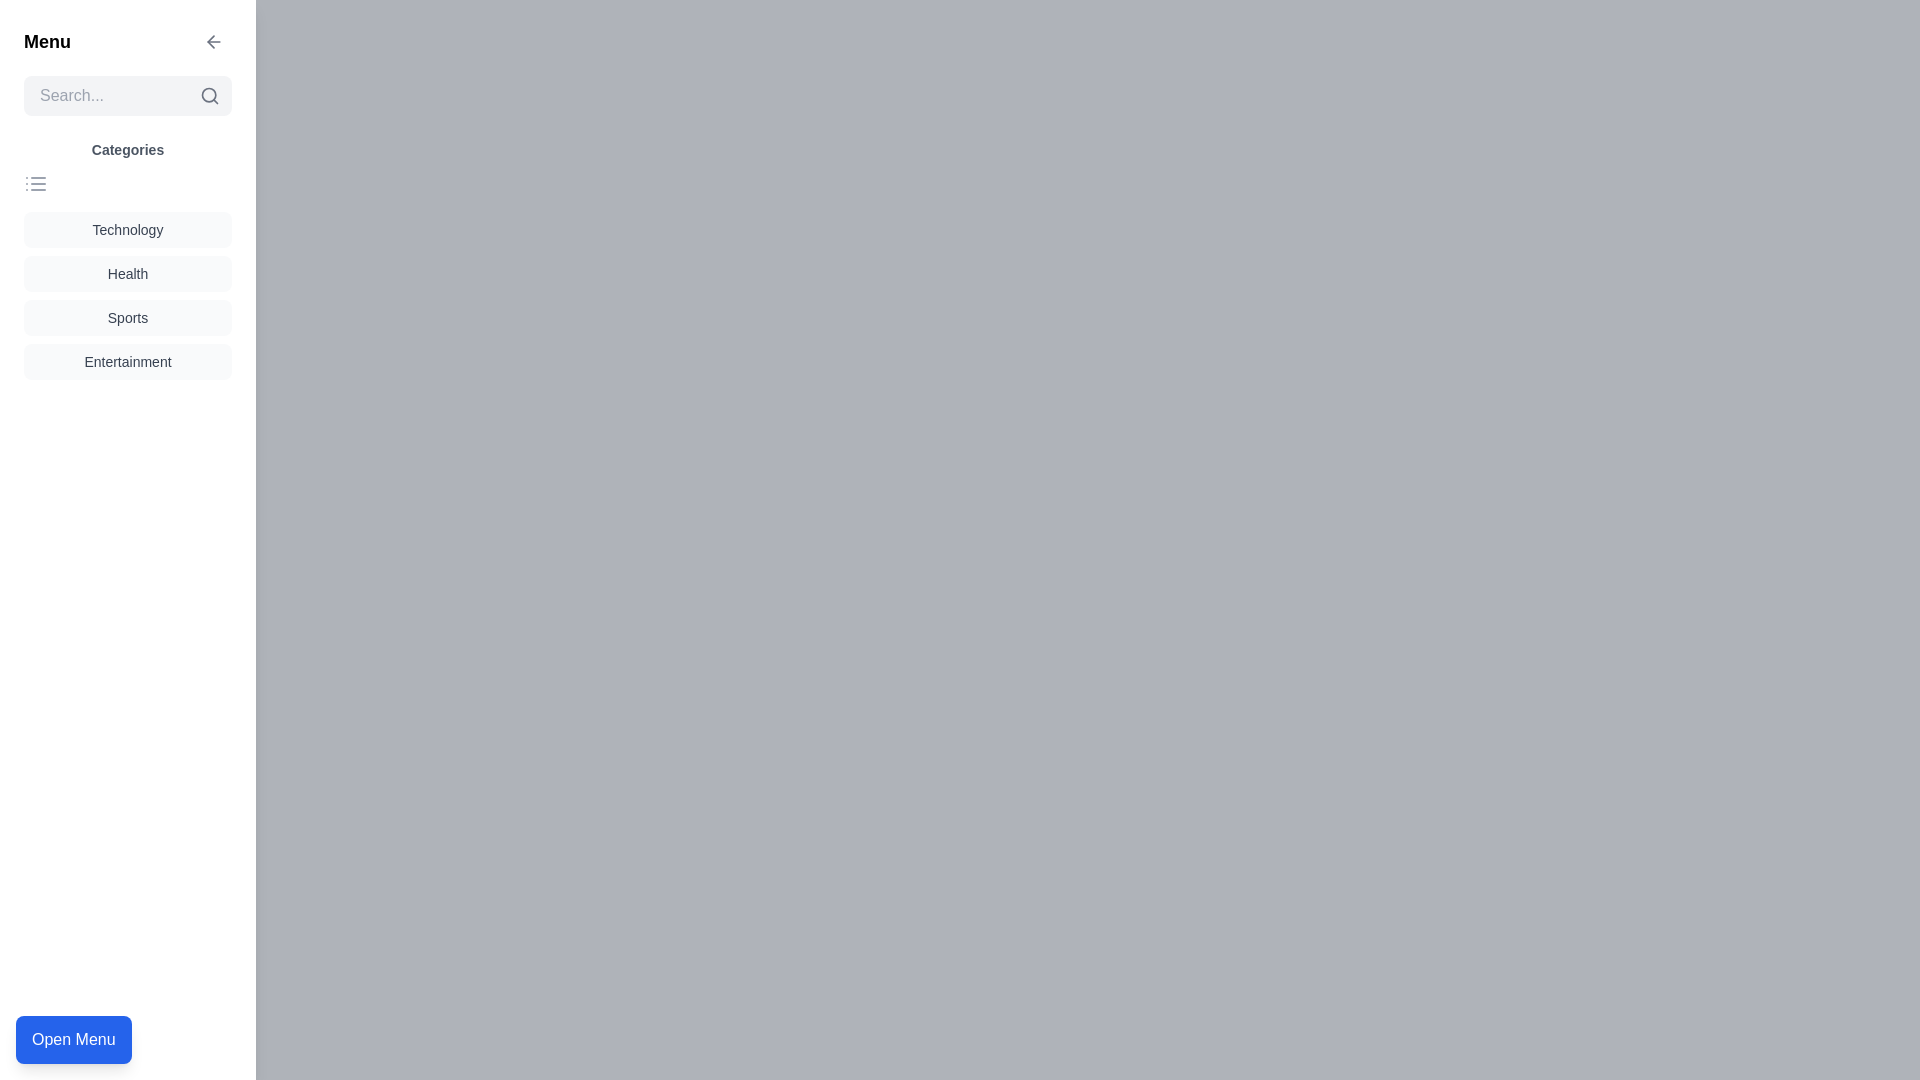 The width and height of the screenshot is (1920, 1080). What do you see at coordinates (211, 42) in the screenshot?
I see `the back button icon located in the top-right corner of the visible menu panel, near the search bar` at bounding box center [211, 42].